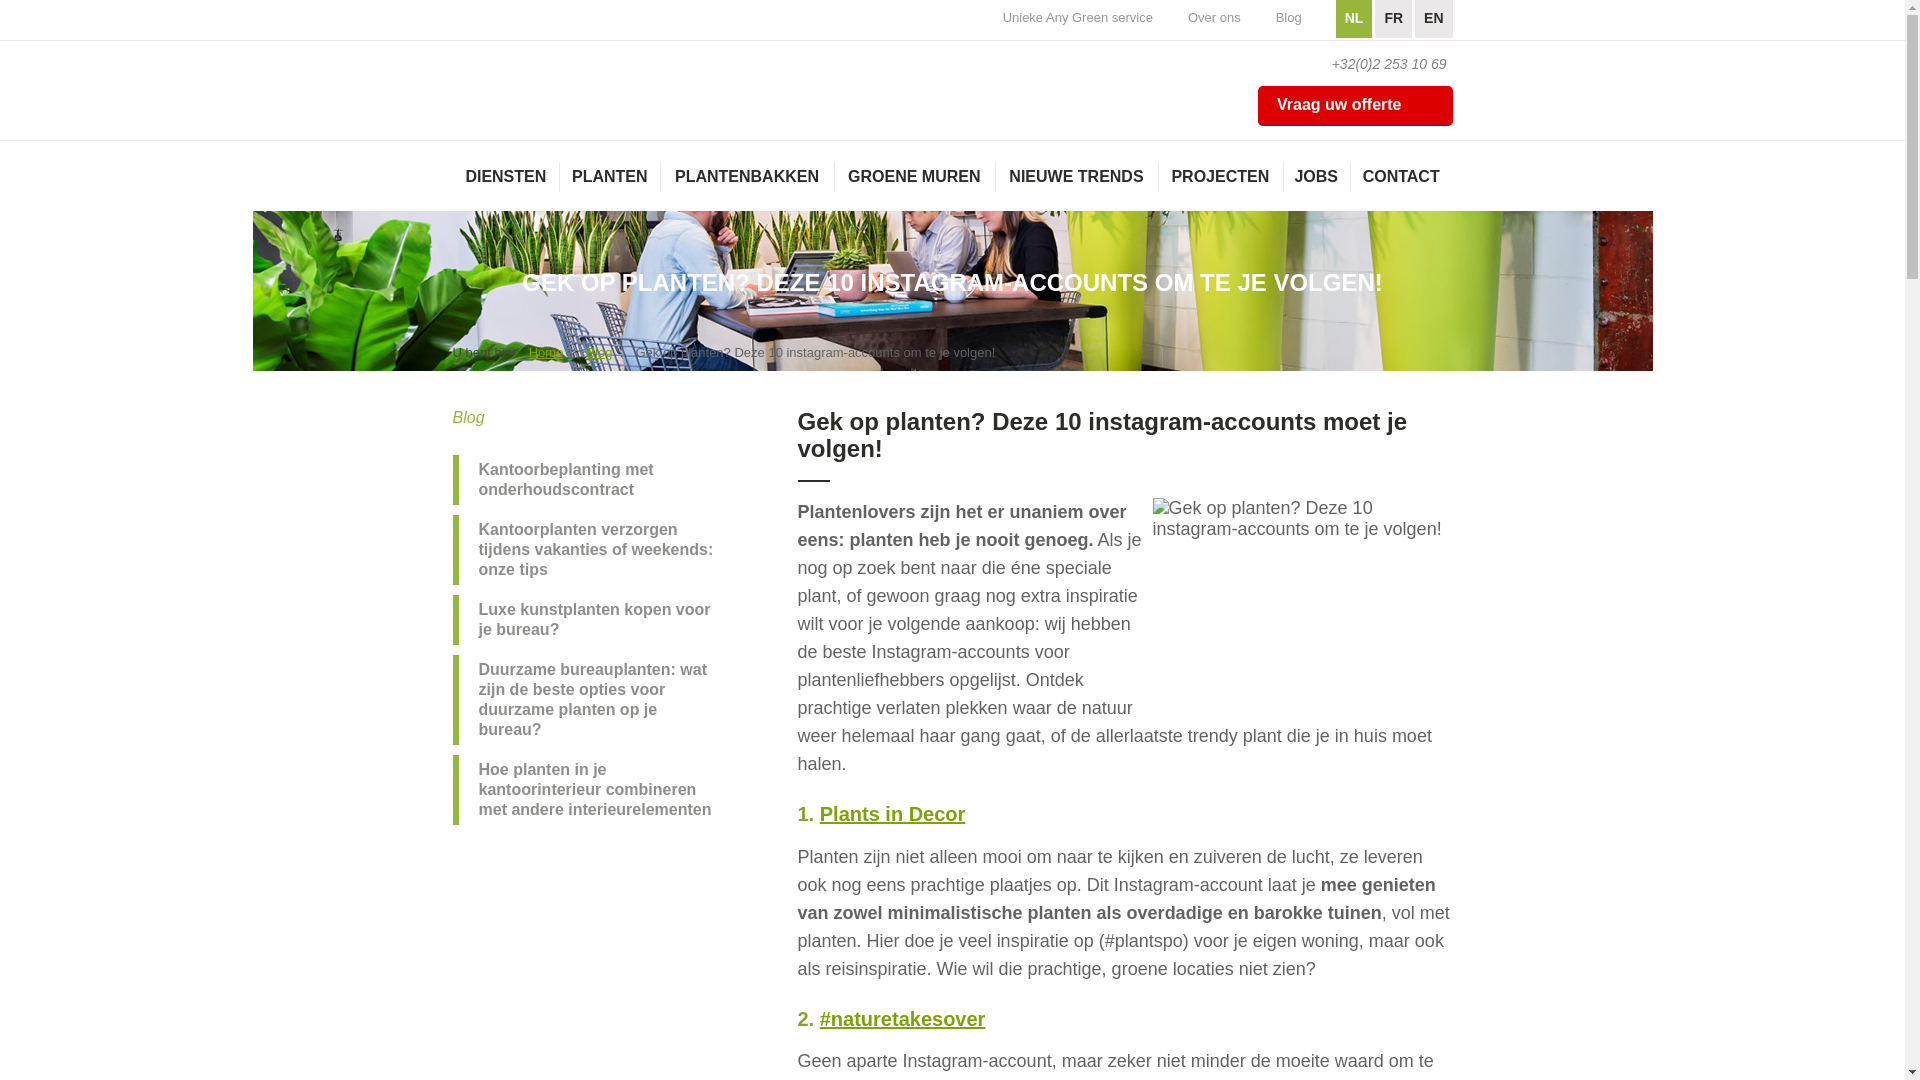  What do you see at coordinates (538, 68) in the screenshot?
I see `'AnyGreen'` at bounding box center [538, 68].